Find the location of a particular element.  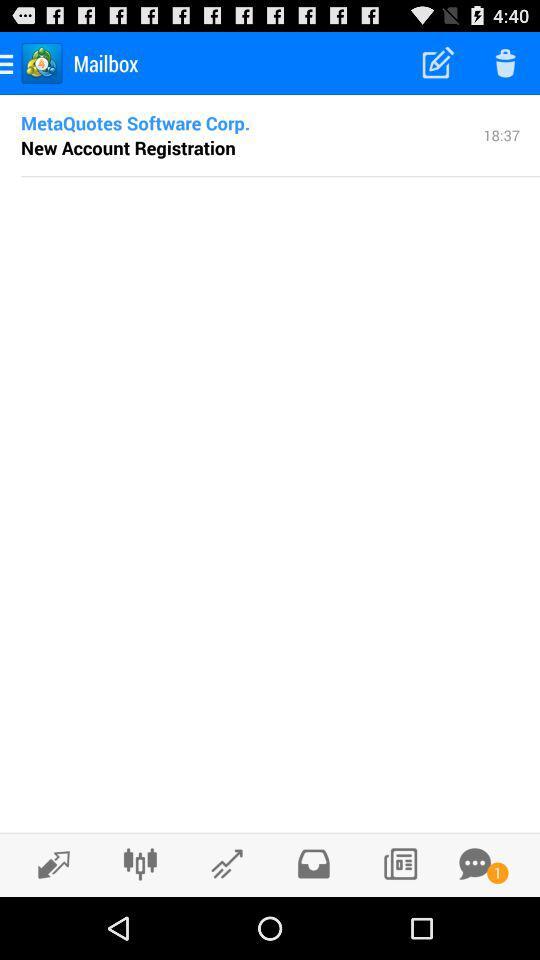

metaquotes software corp. icon is located at coordinates (135, 121).